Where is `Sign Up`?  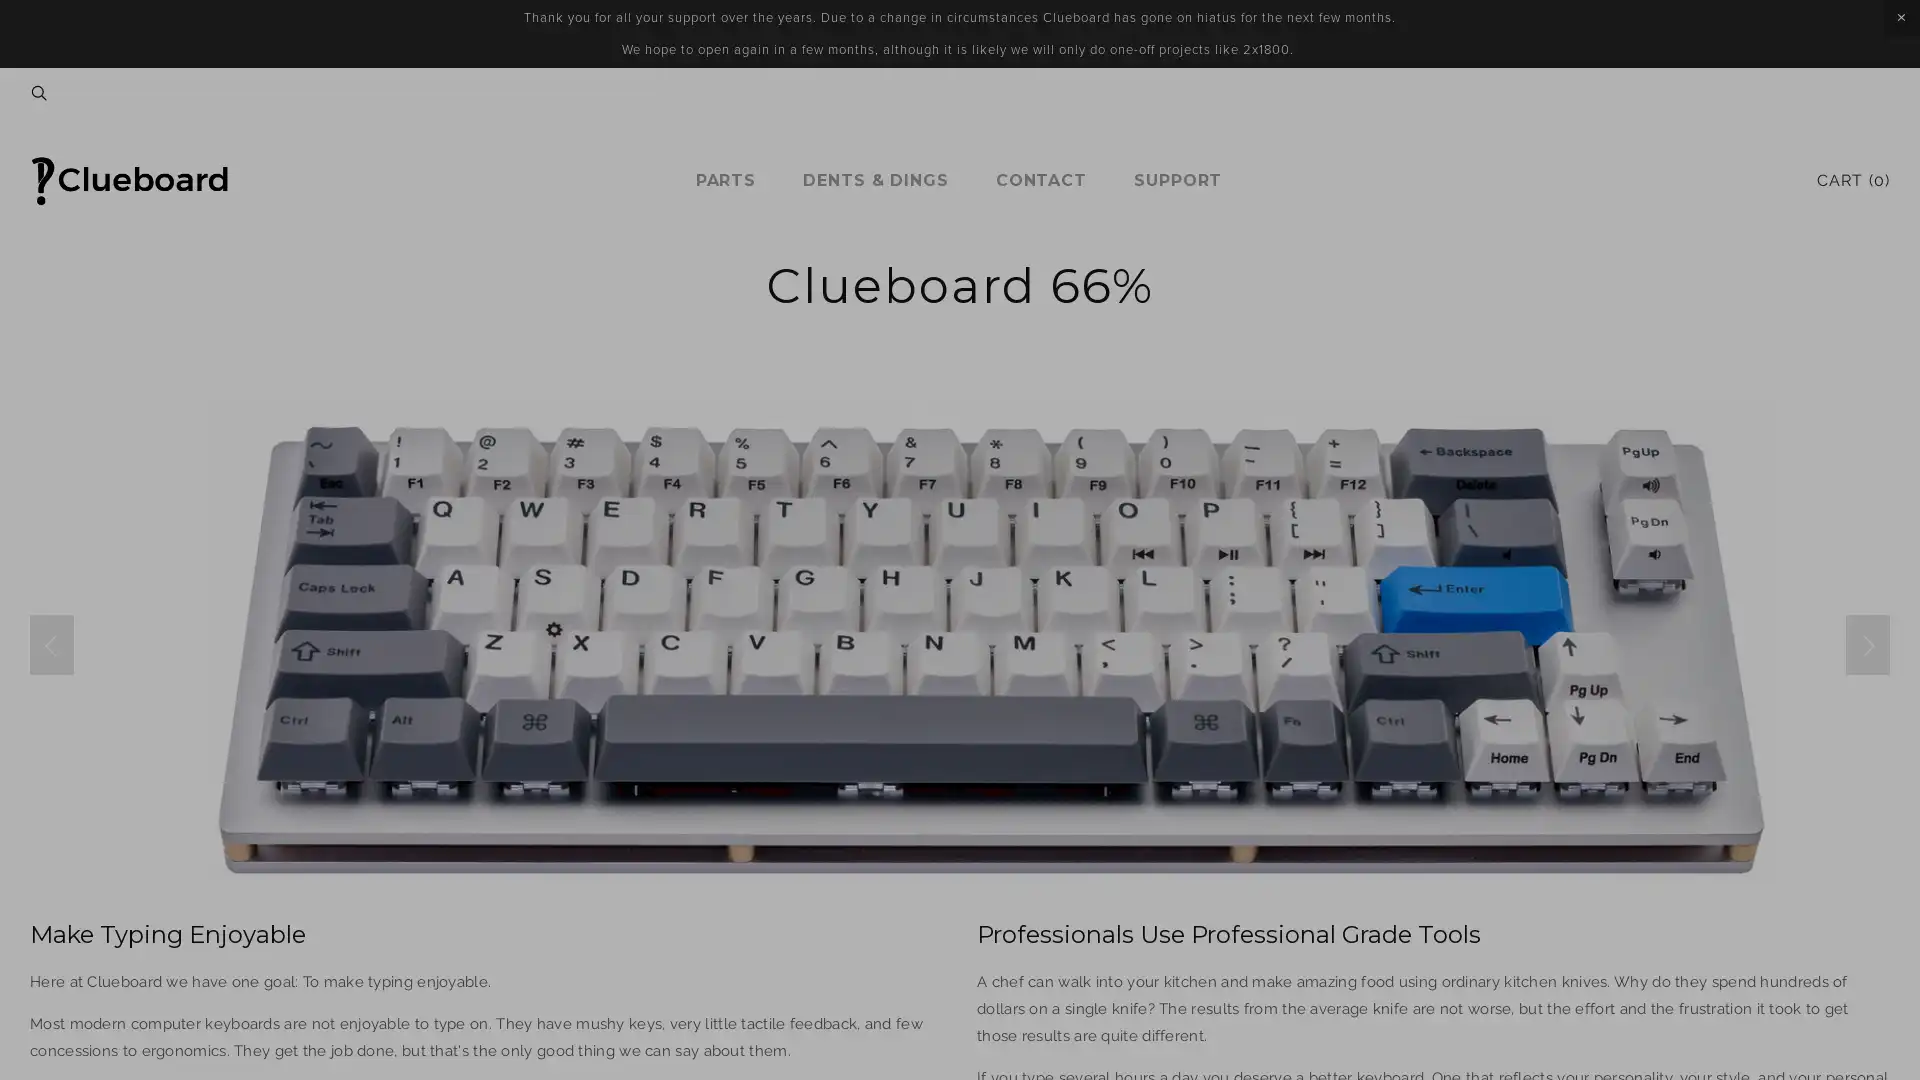 Sign Up is located at coordinates (1138, 658).